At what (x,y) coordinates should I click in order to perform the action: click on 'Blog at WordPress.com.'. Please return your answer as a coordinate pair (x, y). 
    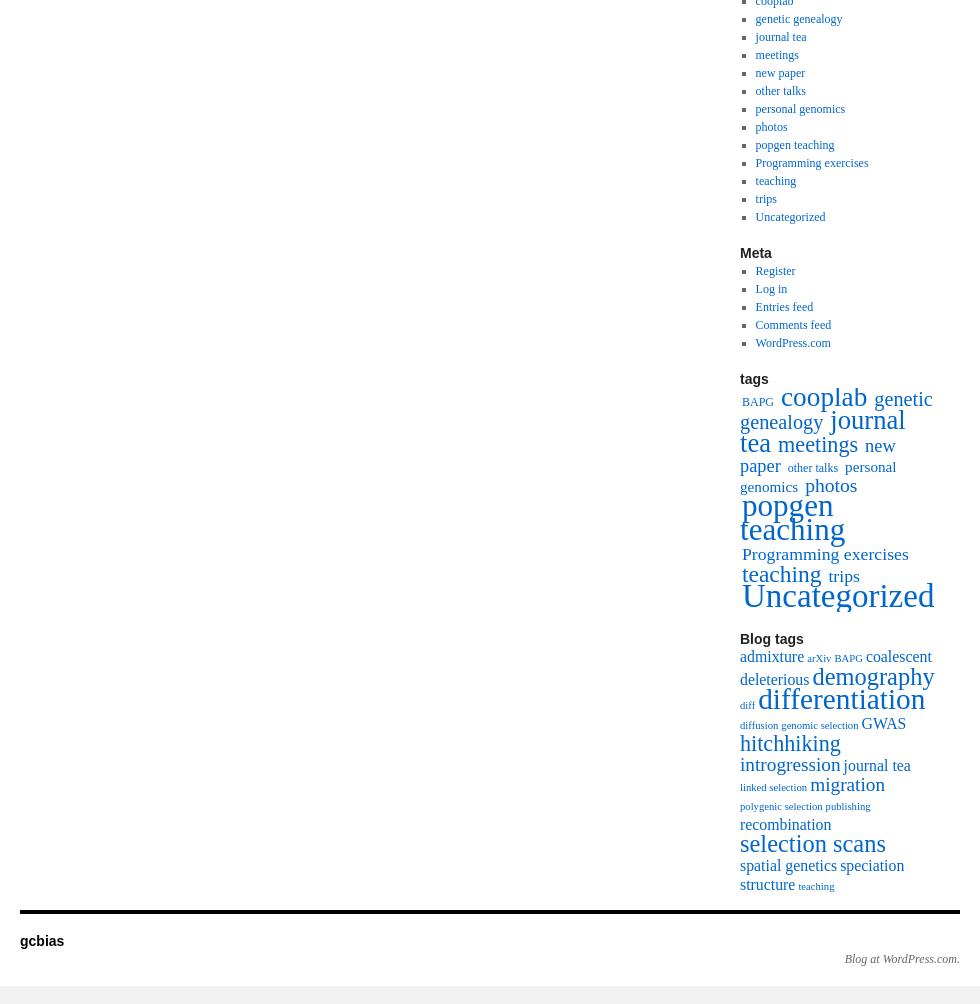
    Looking at the image, I should click on (901, 958).